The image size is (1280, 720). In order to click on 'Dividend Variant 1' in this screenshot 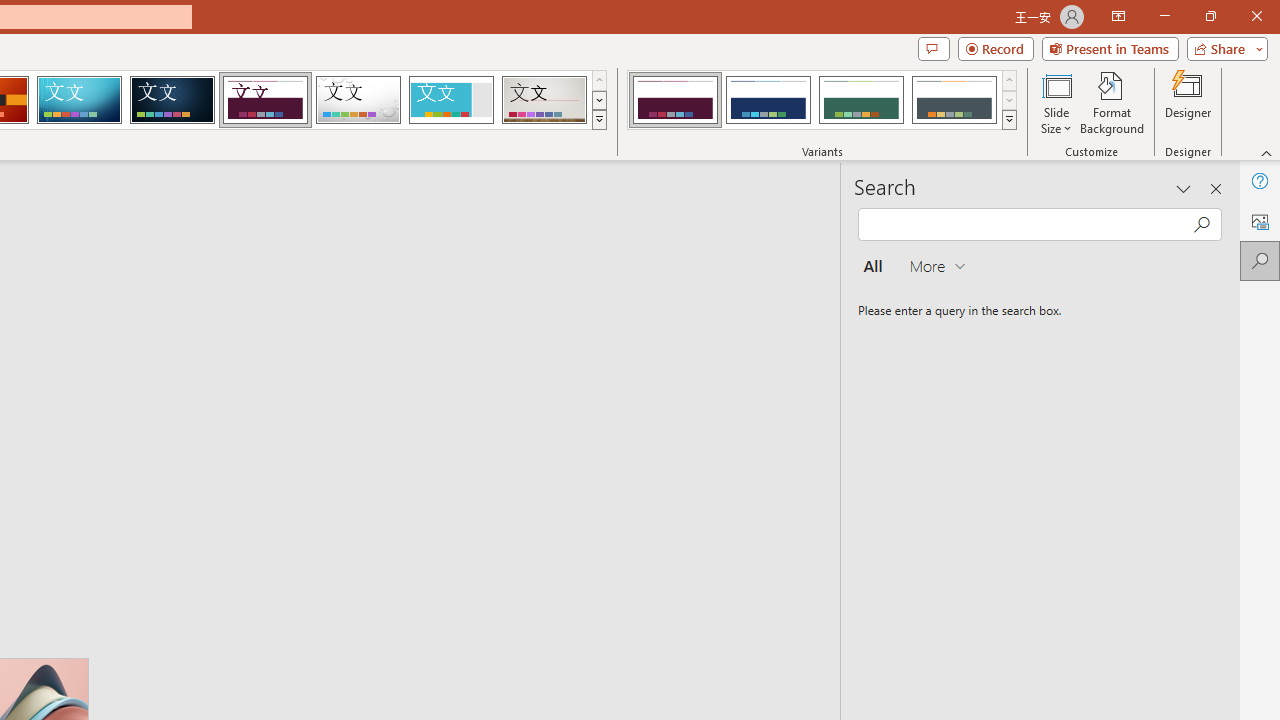, I will do `click(675, 100)`.